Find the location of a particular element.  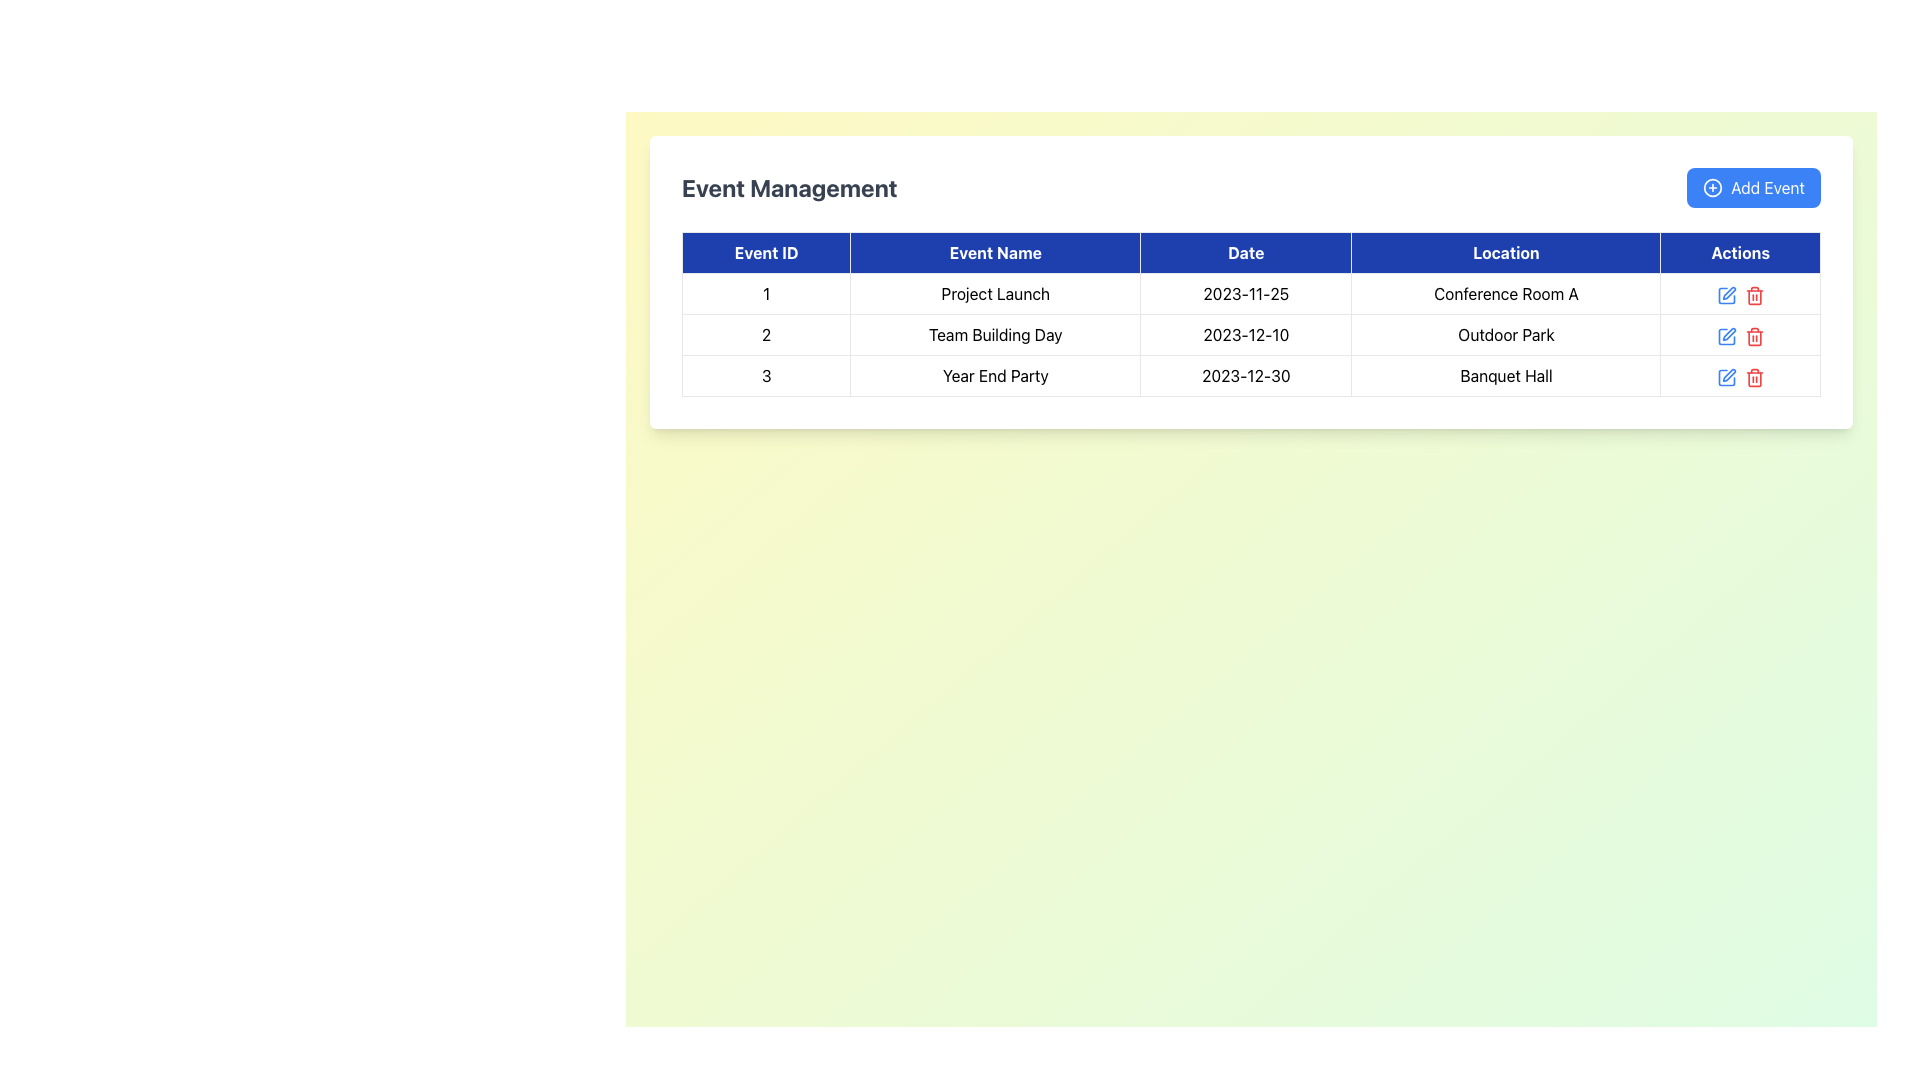

the icon button in the 'Actions' column of the second row labeled 'Team Building Day' is located at coordinates (1725, 335).